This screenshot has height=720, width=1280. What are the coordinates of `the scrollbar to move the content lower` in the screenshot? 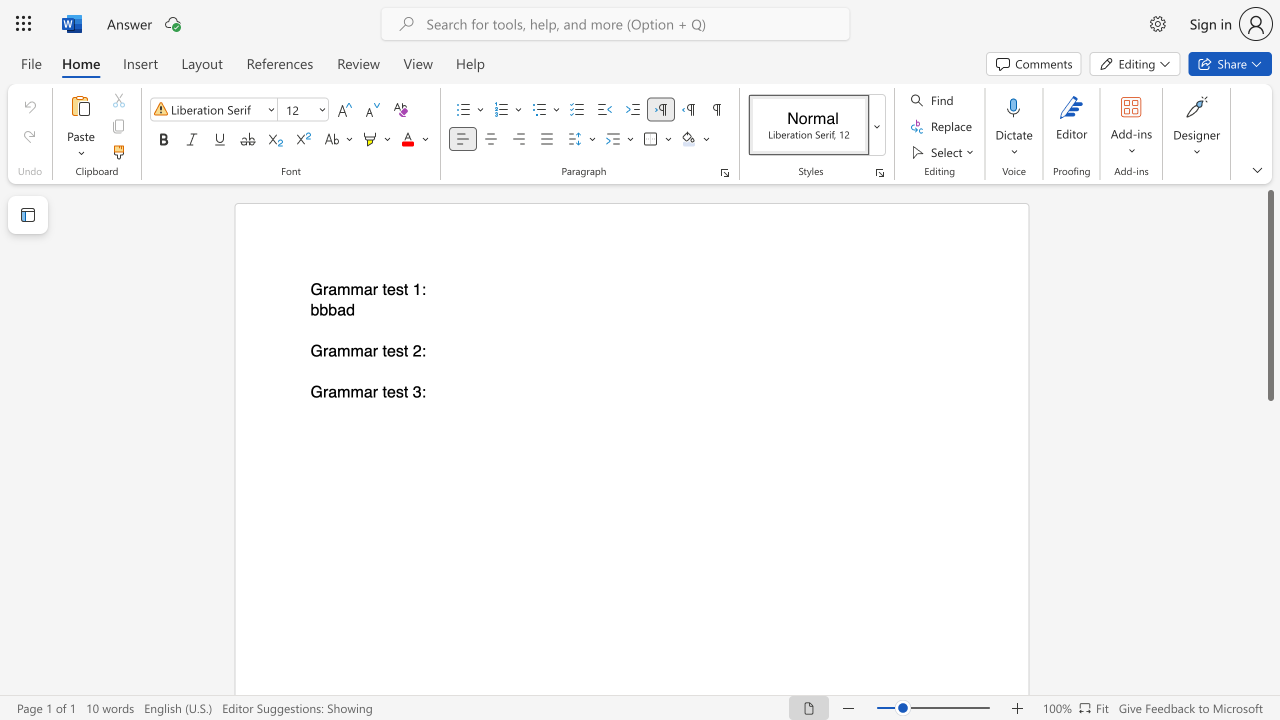 It's located at (1269, 608).